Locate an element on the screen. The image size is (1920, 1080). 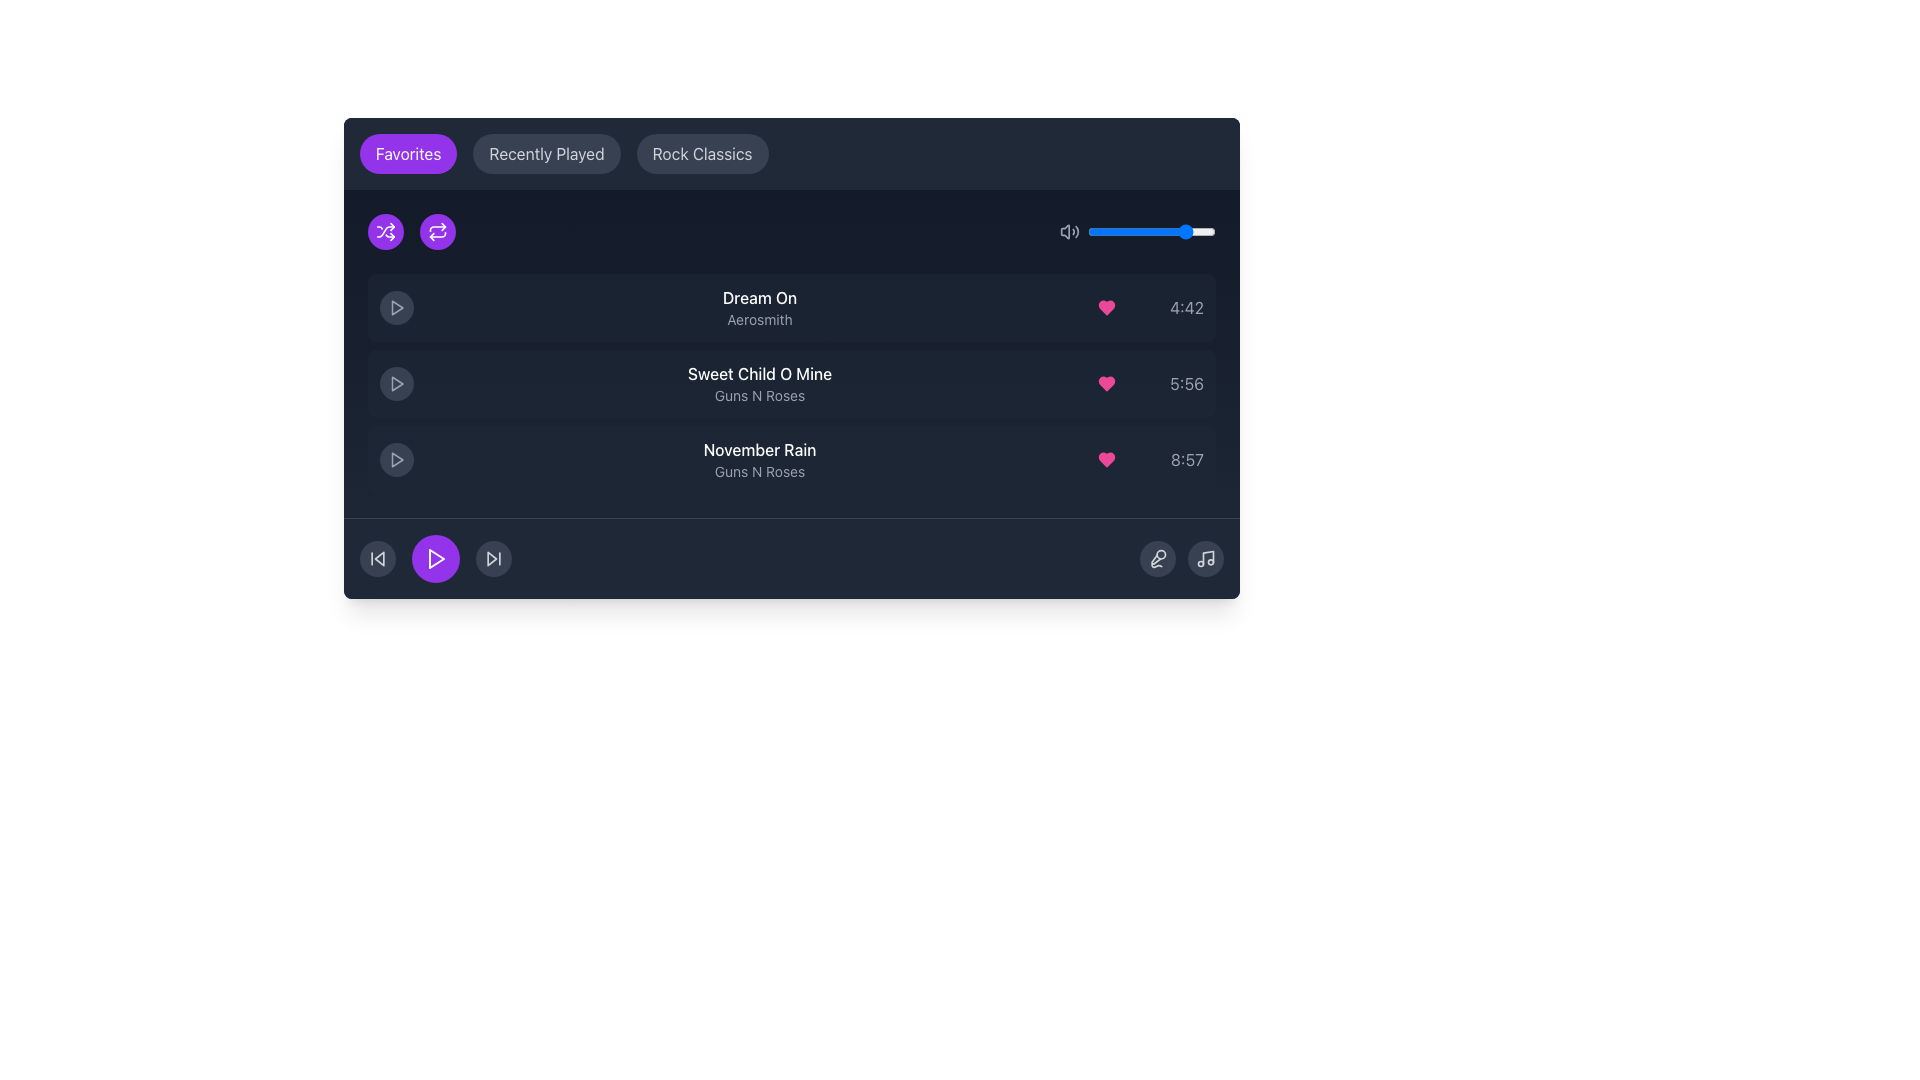
the triangular-shaped play button icon with a gray stroke, located in the second row aligned with the track title 'Dream On by Aerosmith' is located at coordinates (397, 308).